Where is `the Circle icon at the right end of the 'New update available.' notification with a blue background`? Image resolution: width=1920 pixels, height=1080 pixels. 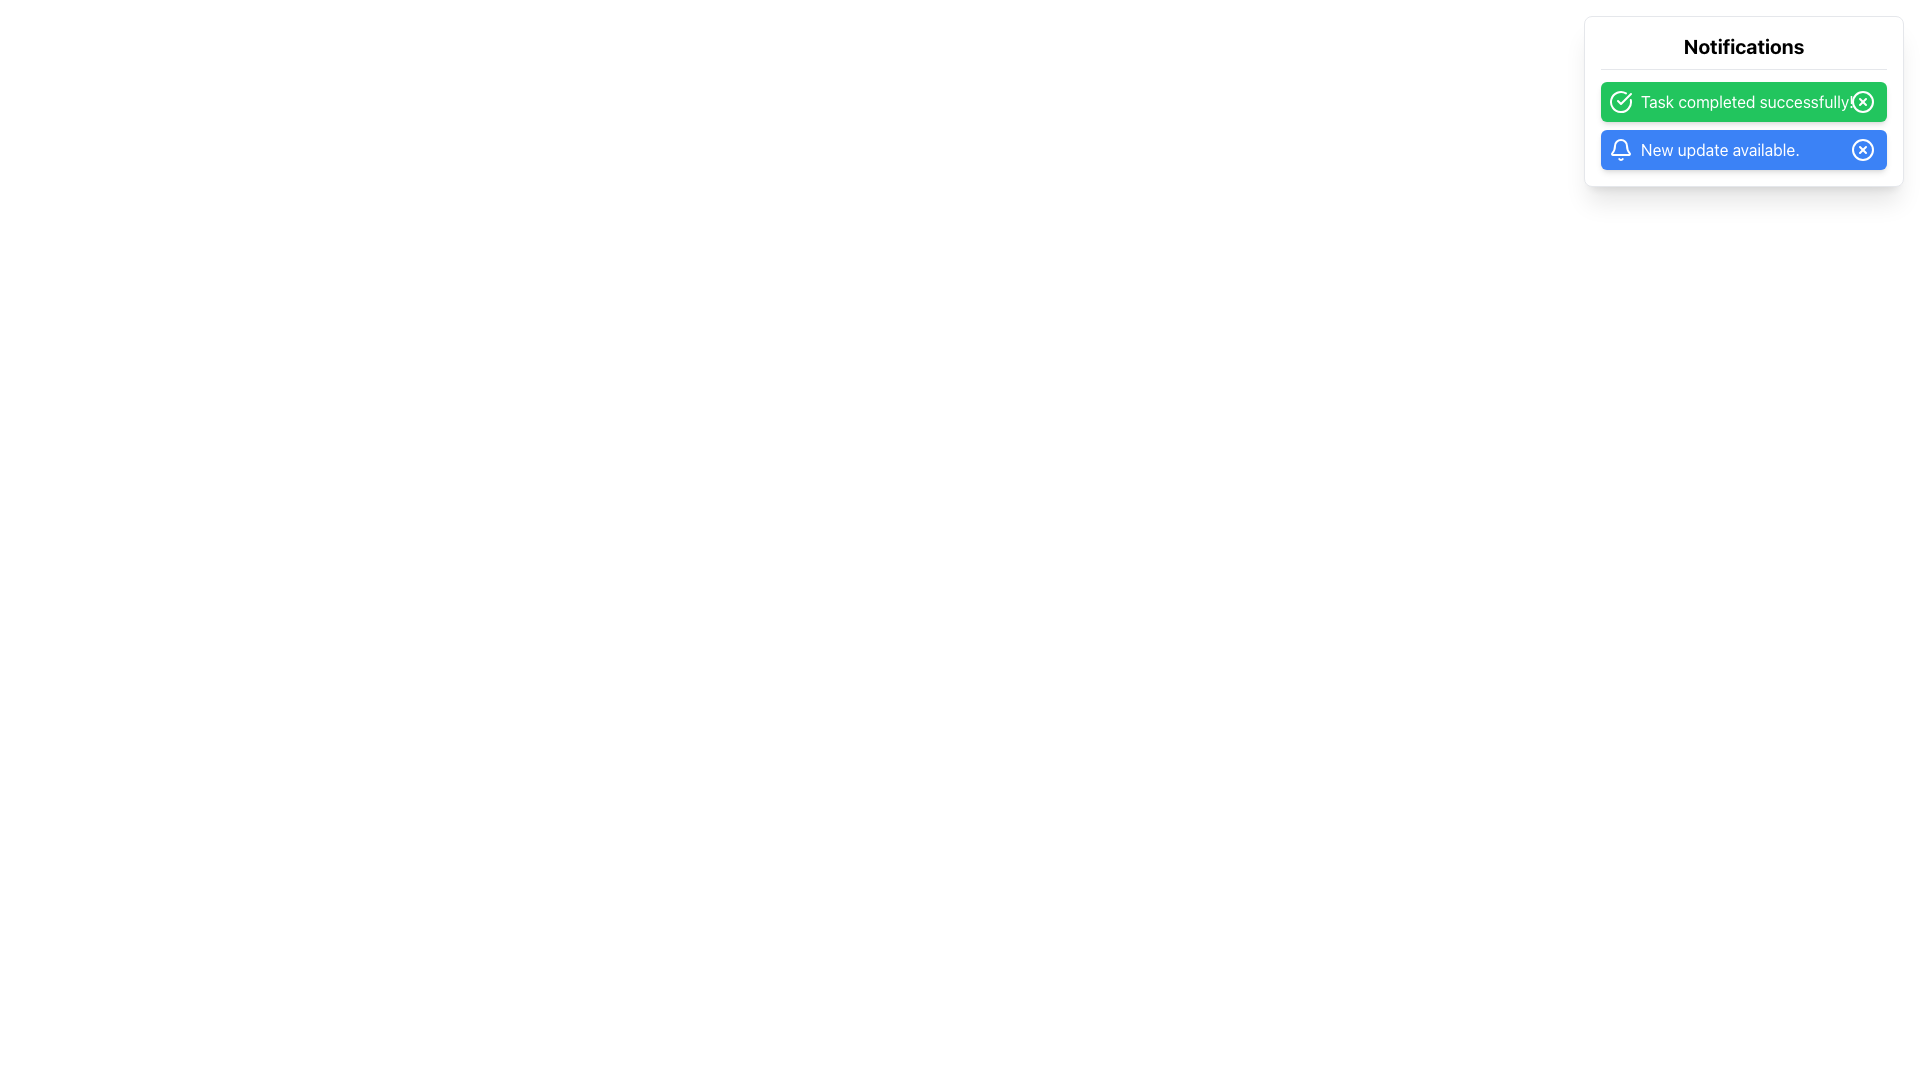 the Circle icon at the right end of the 'New update available.' notification with a blue background is located at coordinates (1861, 149).